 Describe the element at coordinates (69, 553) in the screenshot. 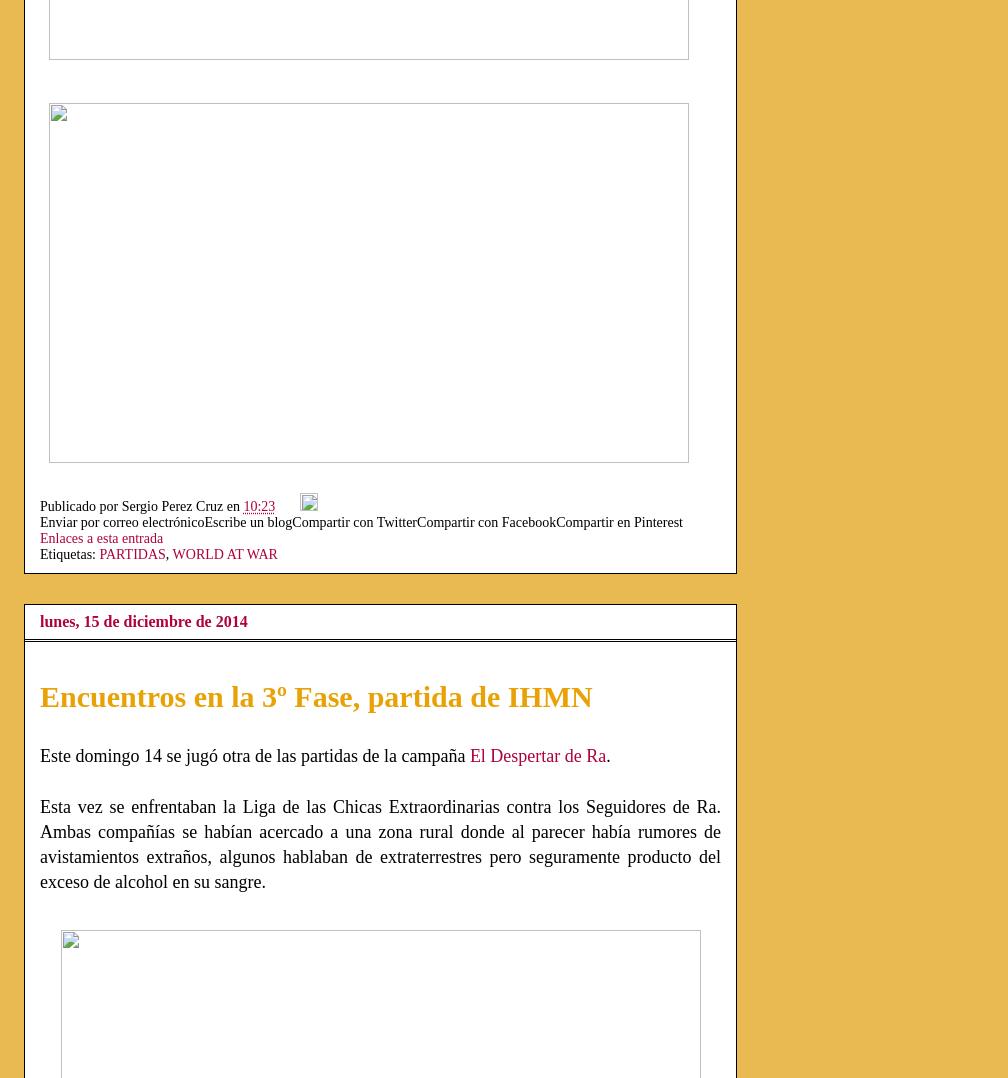

I see `'Etiquetas:'` at that location.